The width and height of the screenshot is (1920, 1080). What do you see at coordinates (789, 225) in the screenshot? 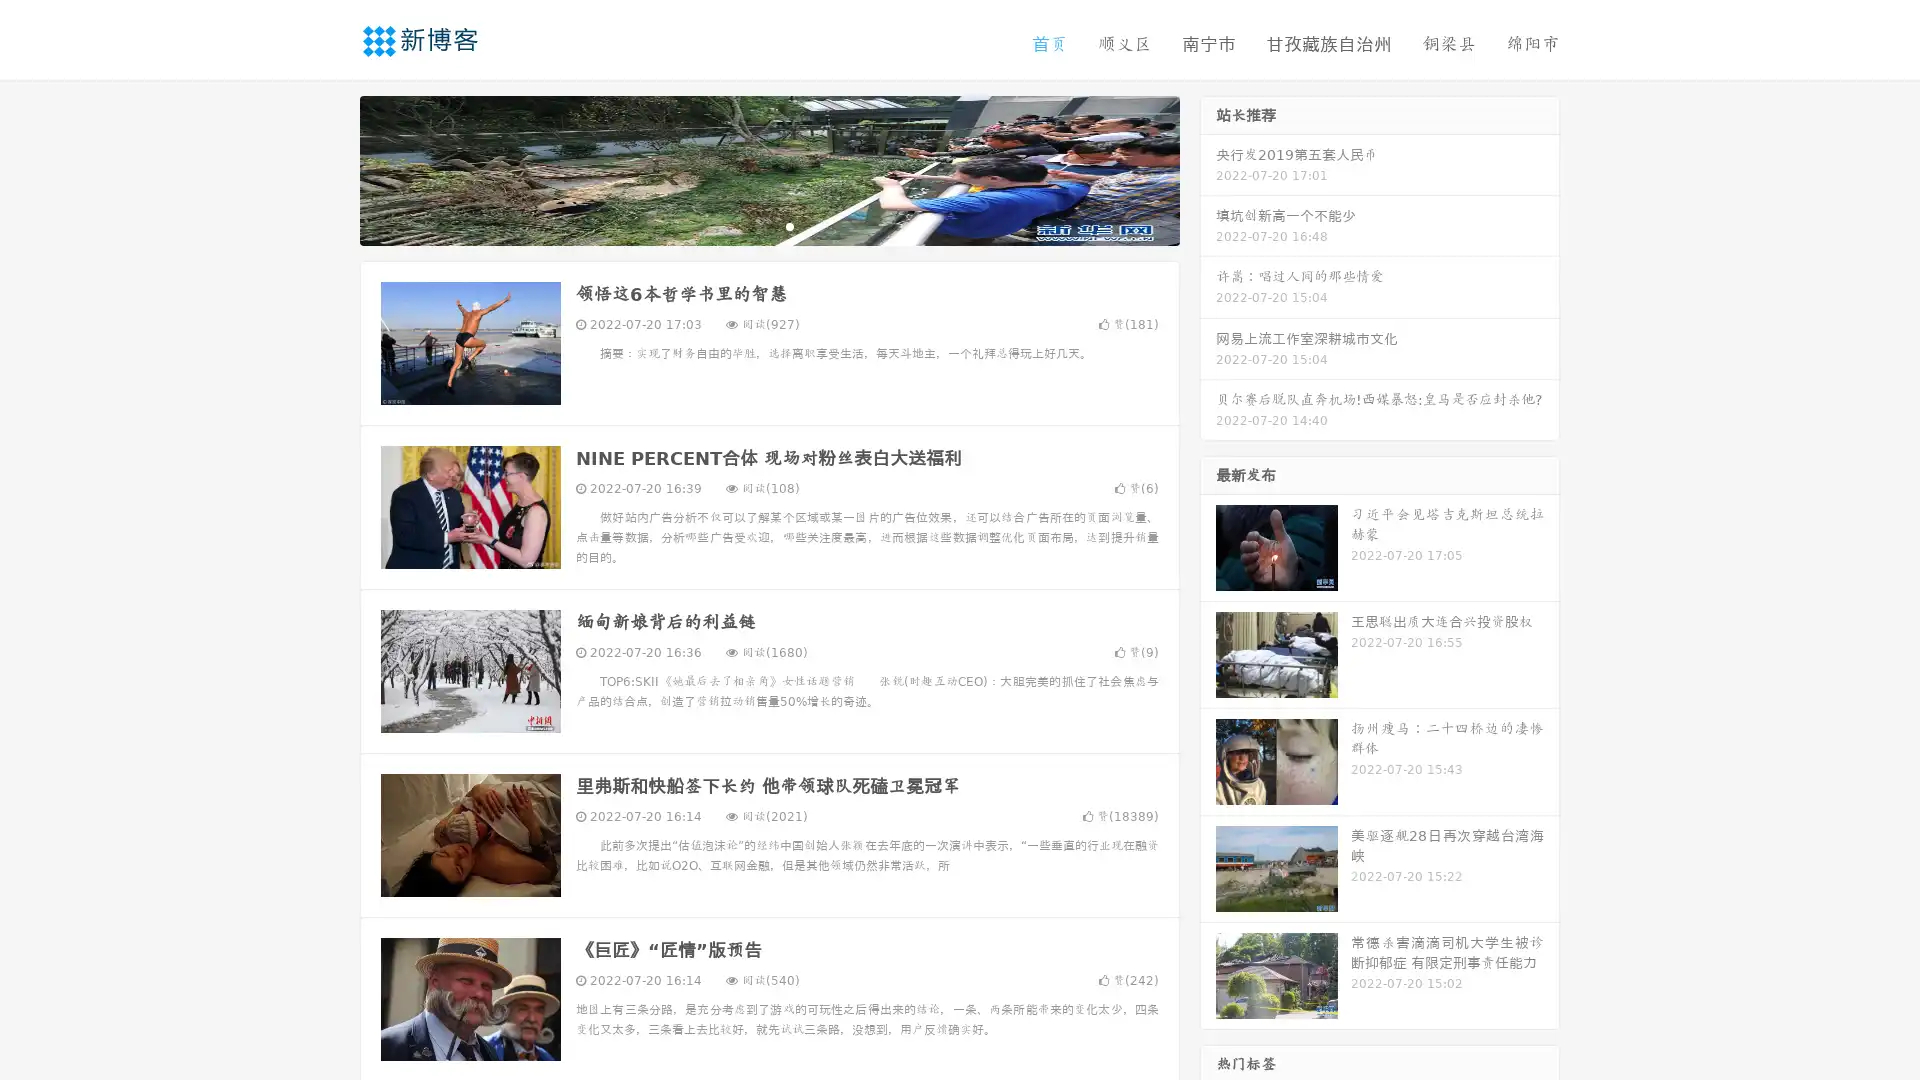
I see `Go to slide 3` at bounding box center [789, 225].